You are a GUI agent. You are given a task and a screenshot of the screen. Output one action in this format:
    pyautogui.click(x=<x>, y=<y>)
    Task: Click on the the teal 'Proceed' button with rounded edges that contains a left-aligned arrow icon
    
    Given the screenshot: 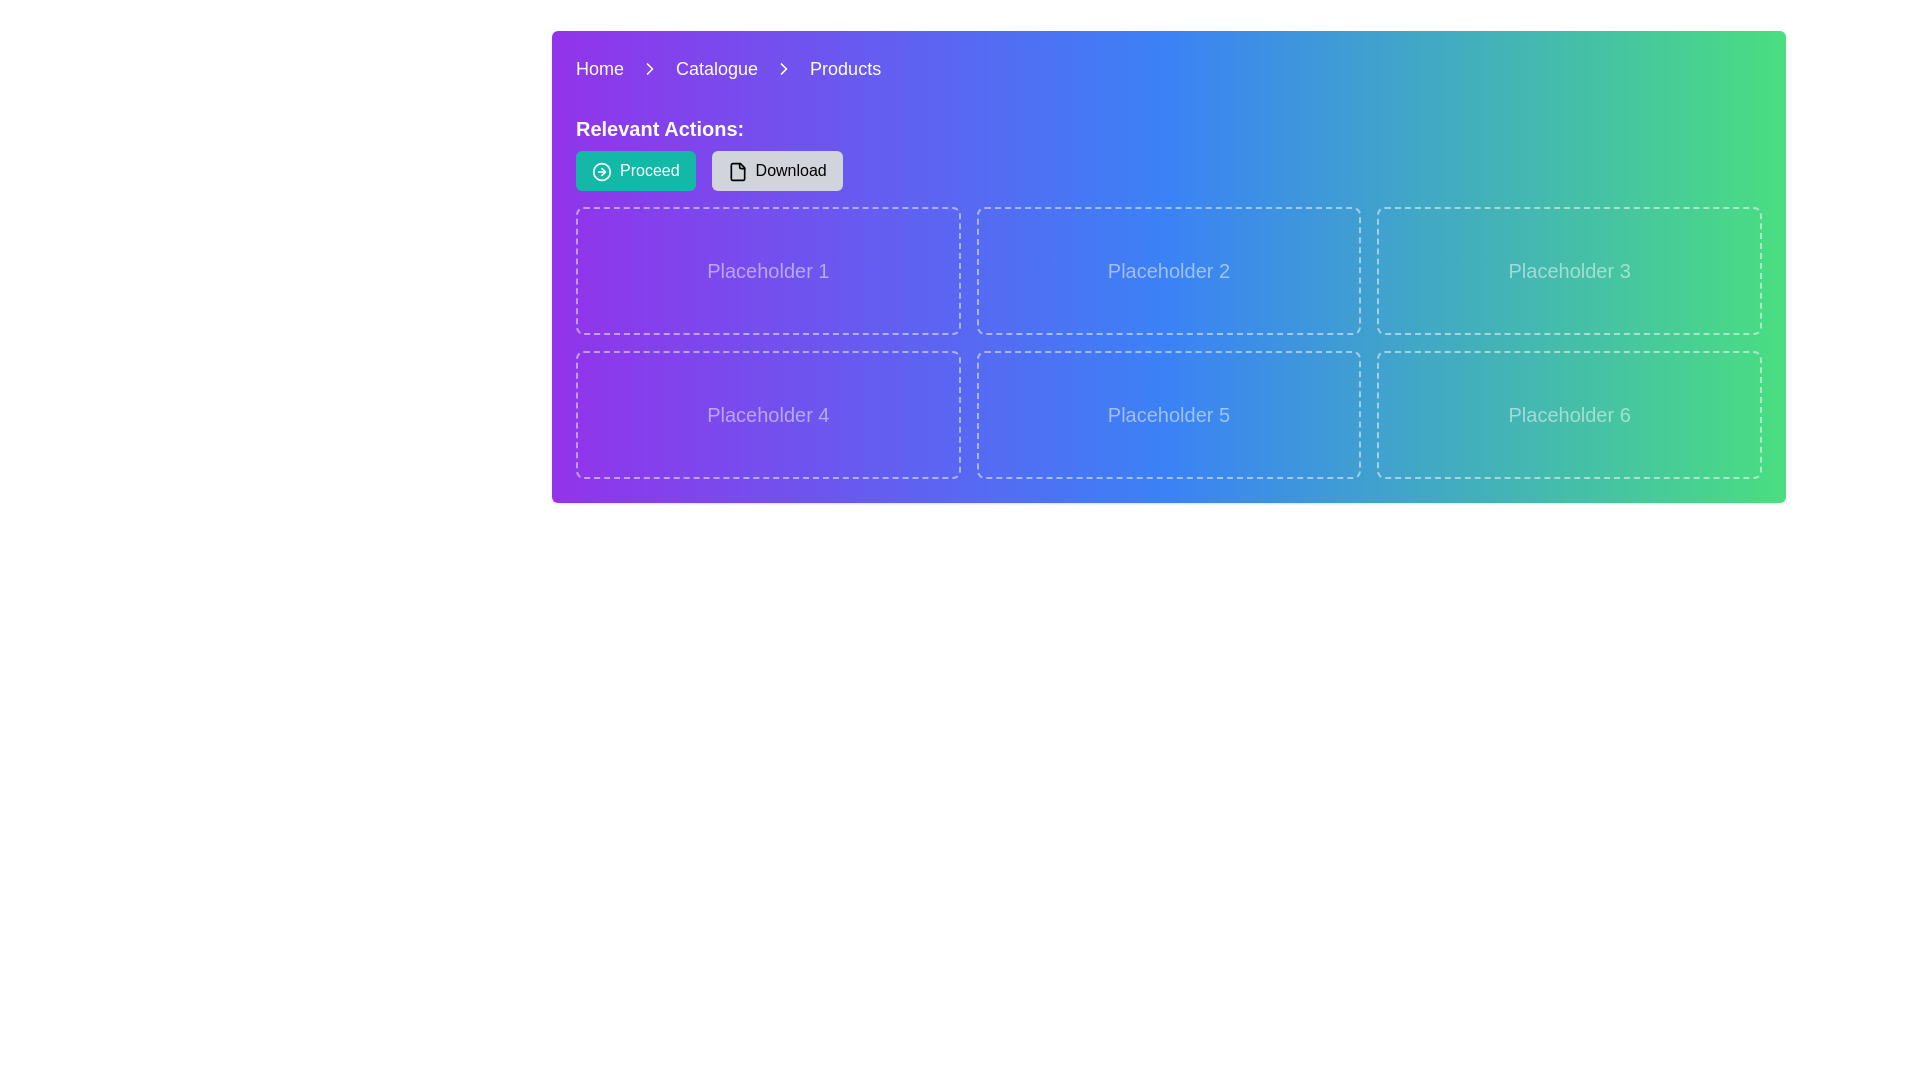 What is the action you would take?
    pyautogui.click(x=634, y=169)
    